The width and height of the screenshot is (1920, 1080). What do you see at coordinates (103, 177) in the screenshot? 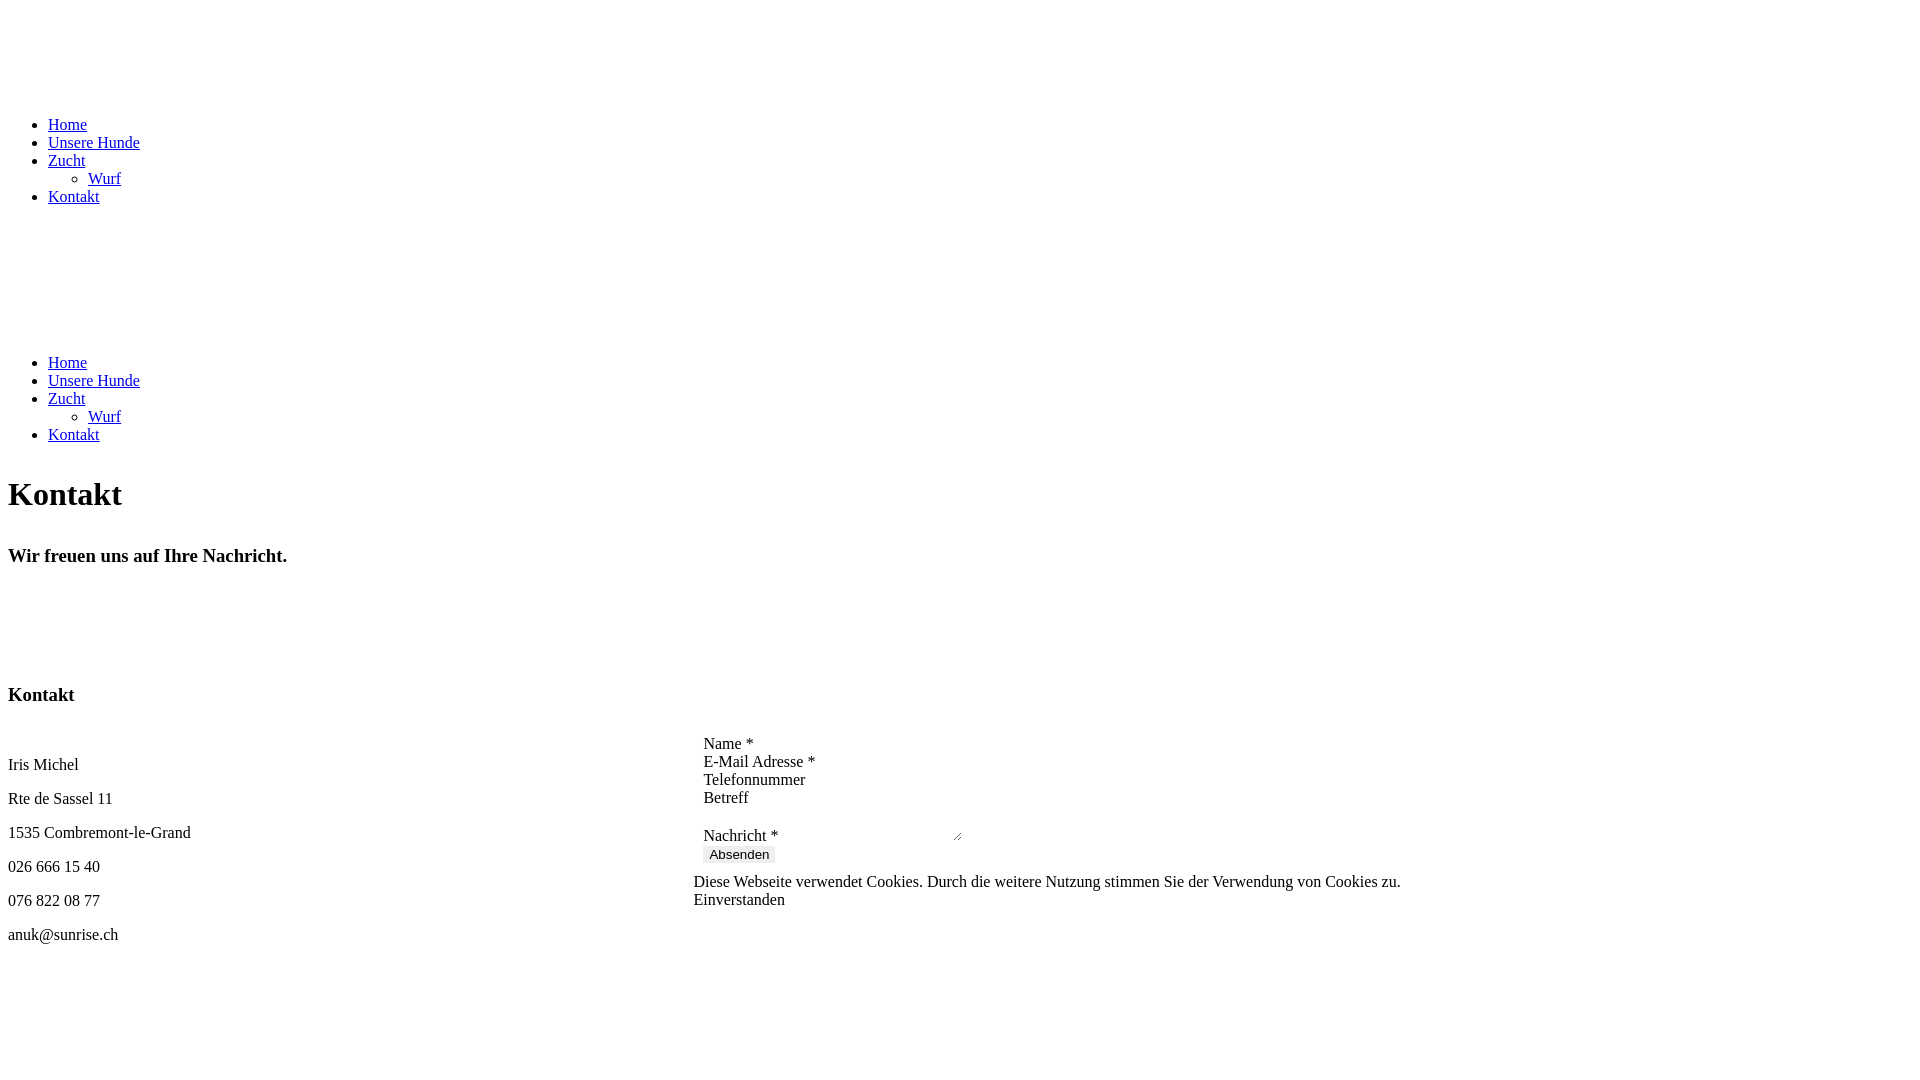
I see `'Wurf'` at bounding box center [103, 177].